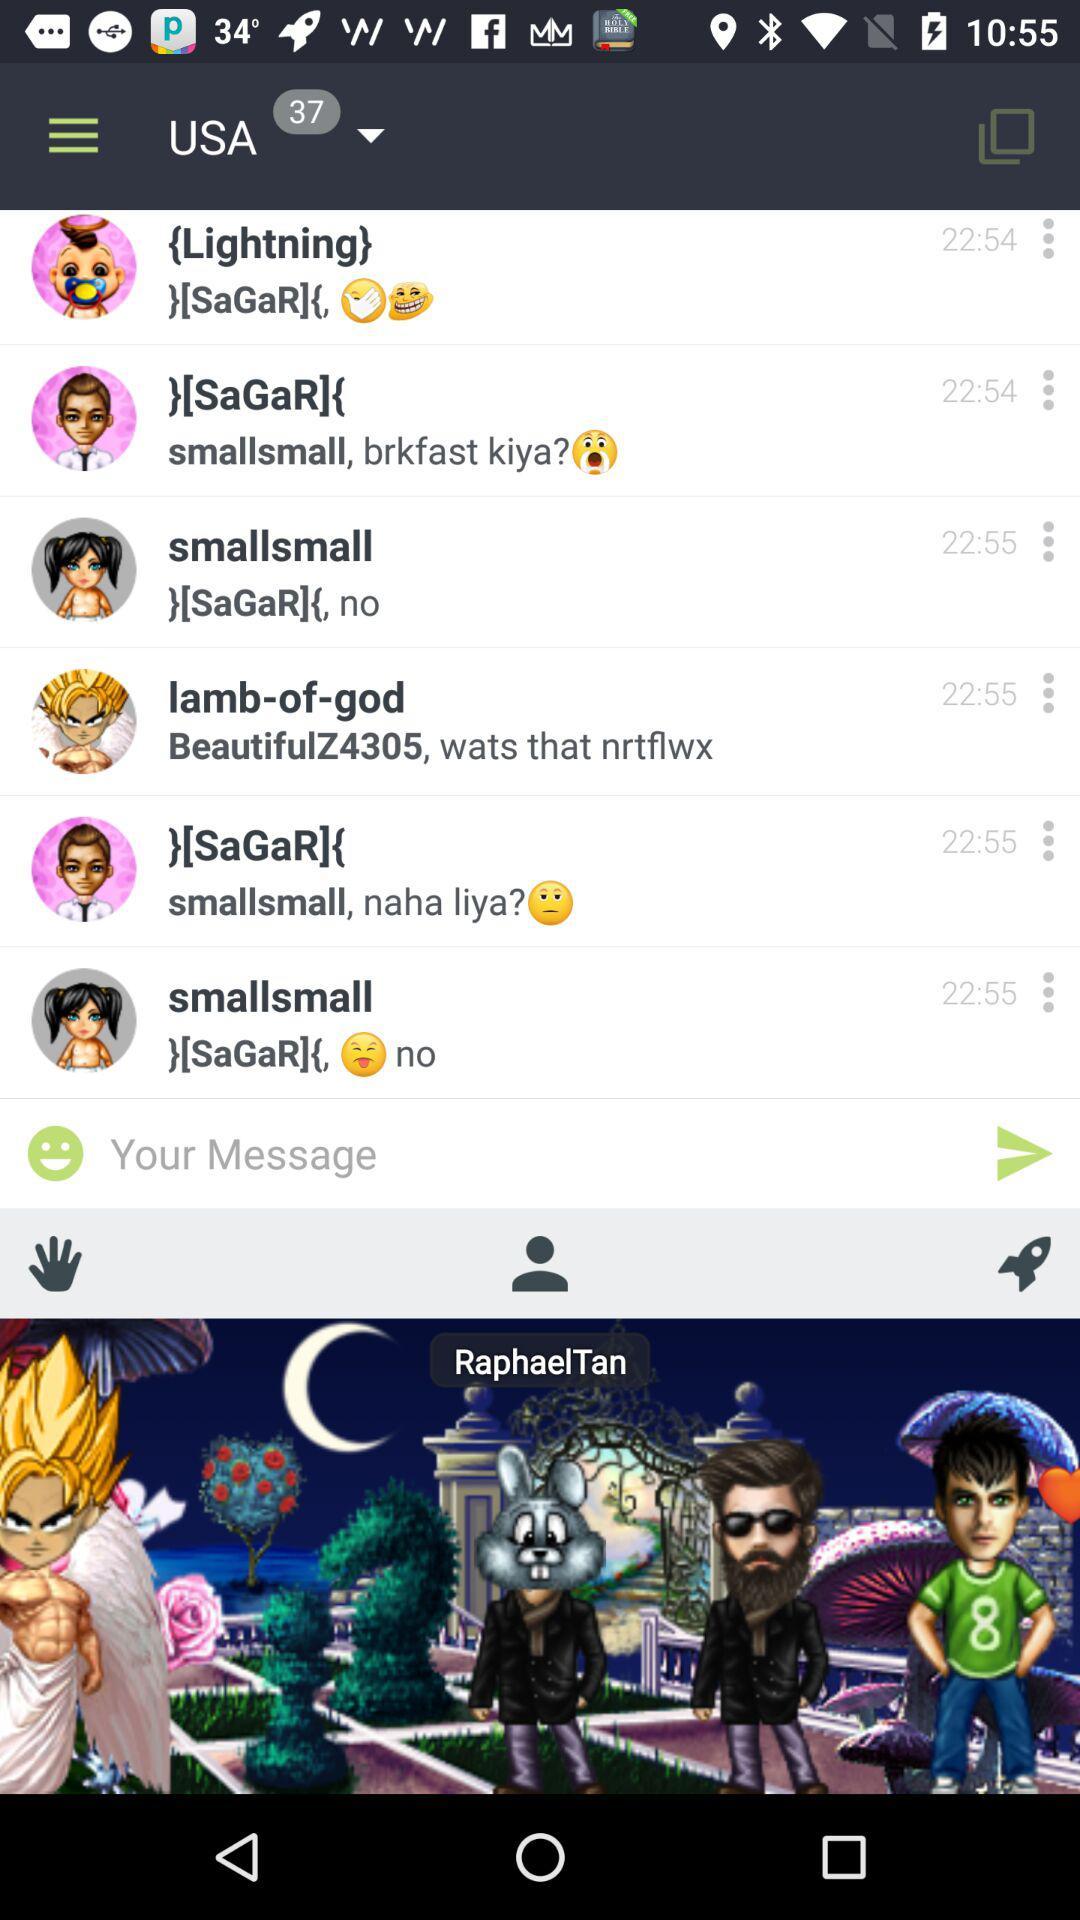  Describe the element at coordinates (1047, 840) in the screenshot. I see `the more icon` at that location.